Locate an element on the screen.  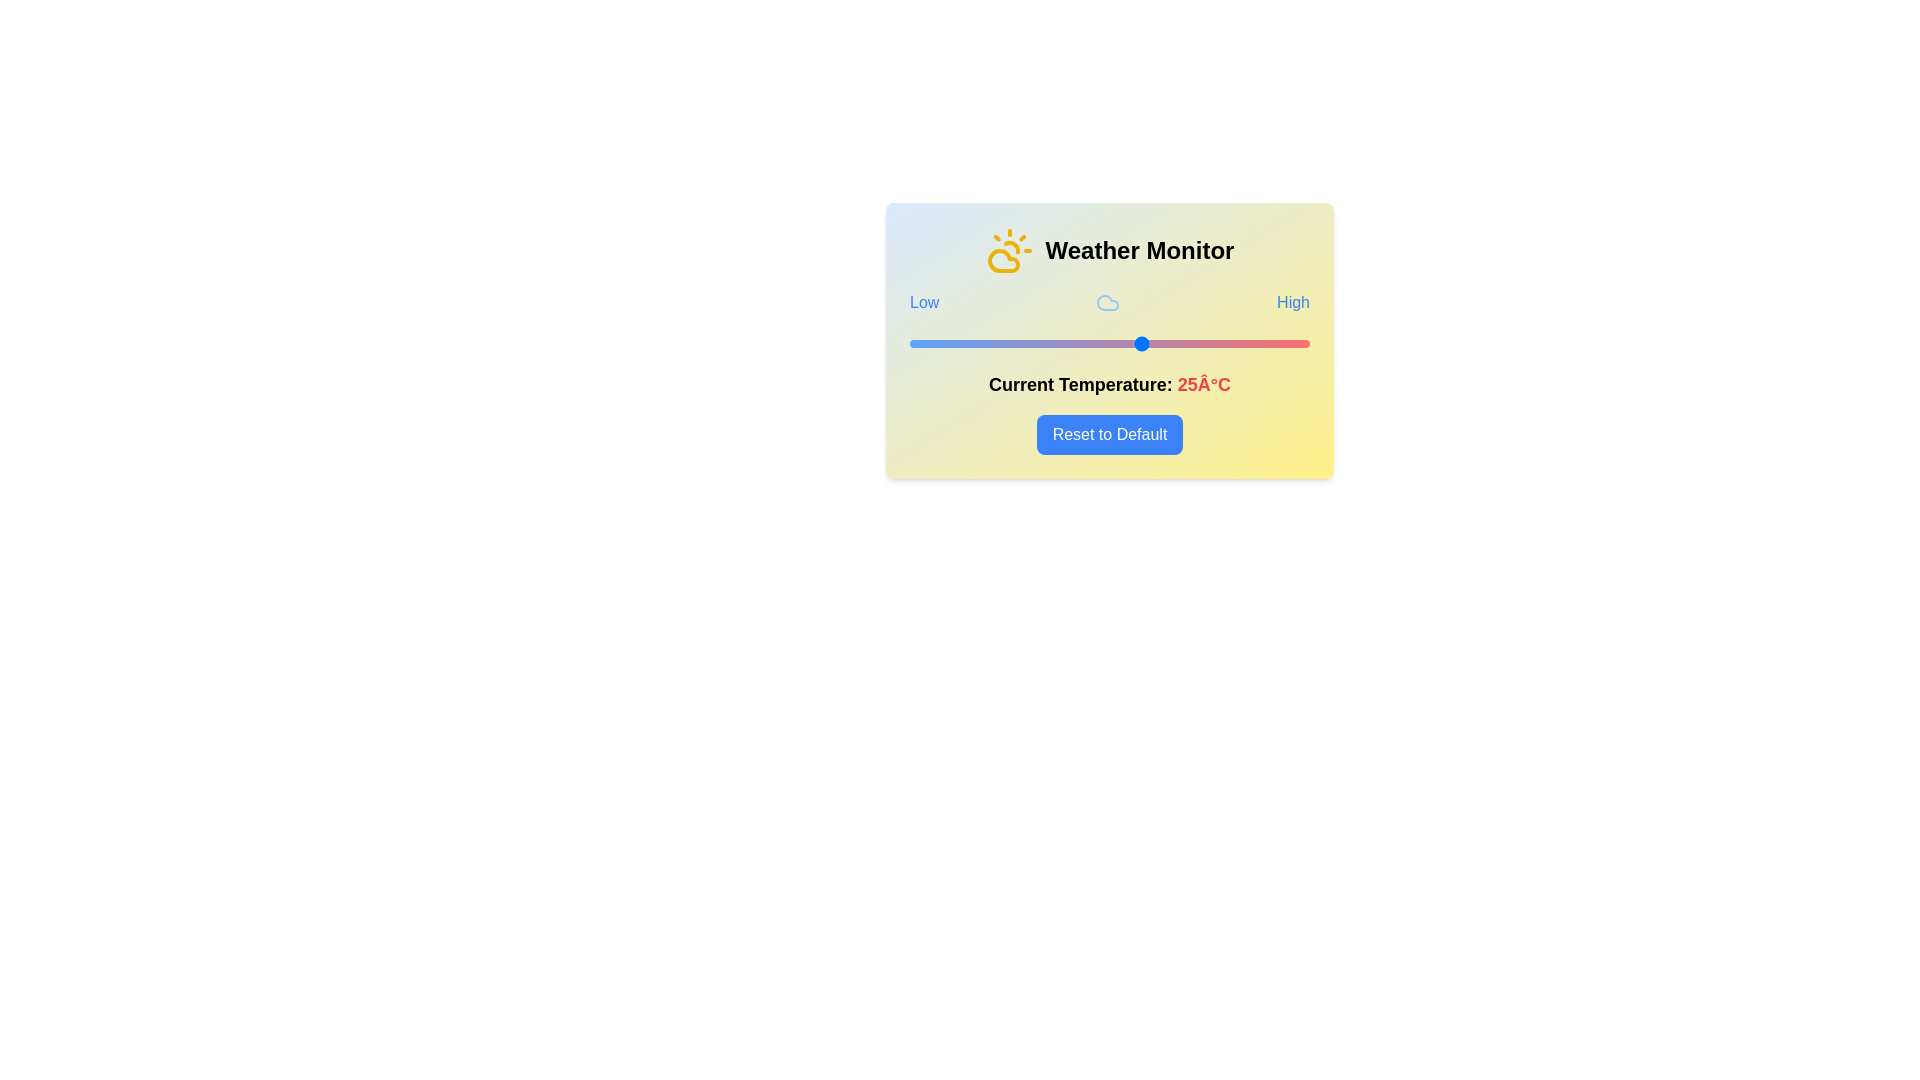
the temperature to -2°C using the slider is located at coordinates (963, 342).